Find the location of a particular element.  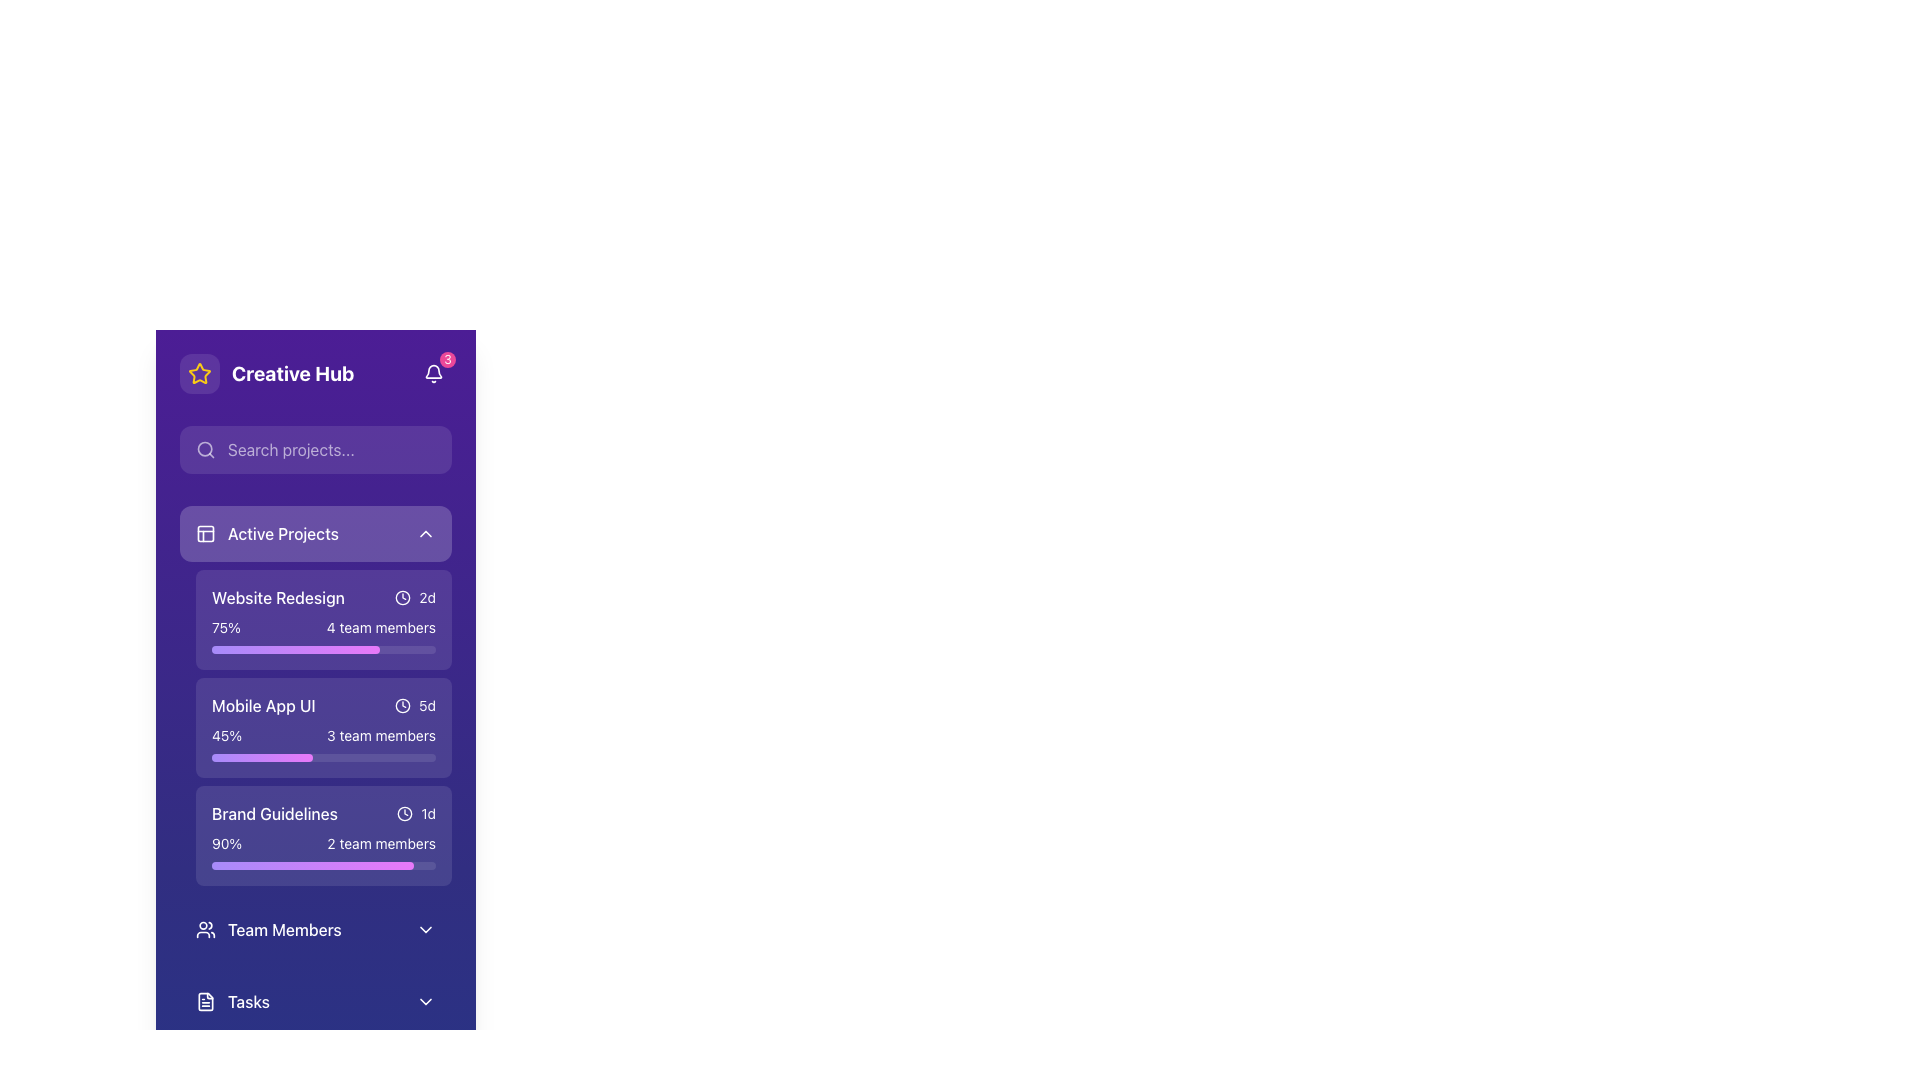

the text label displaying '90%' in bold white font on a purple background, located in the 'Brand Guidelines' section under the 'Active Projects' group is located at coordinates (227, 844).